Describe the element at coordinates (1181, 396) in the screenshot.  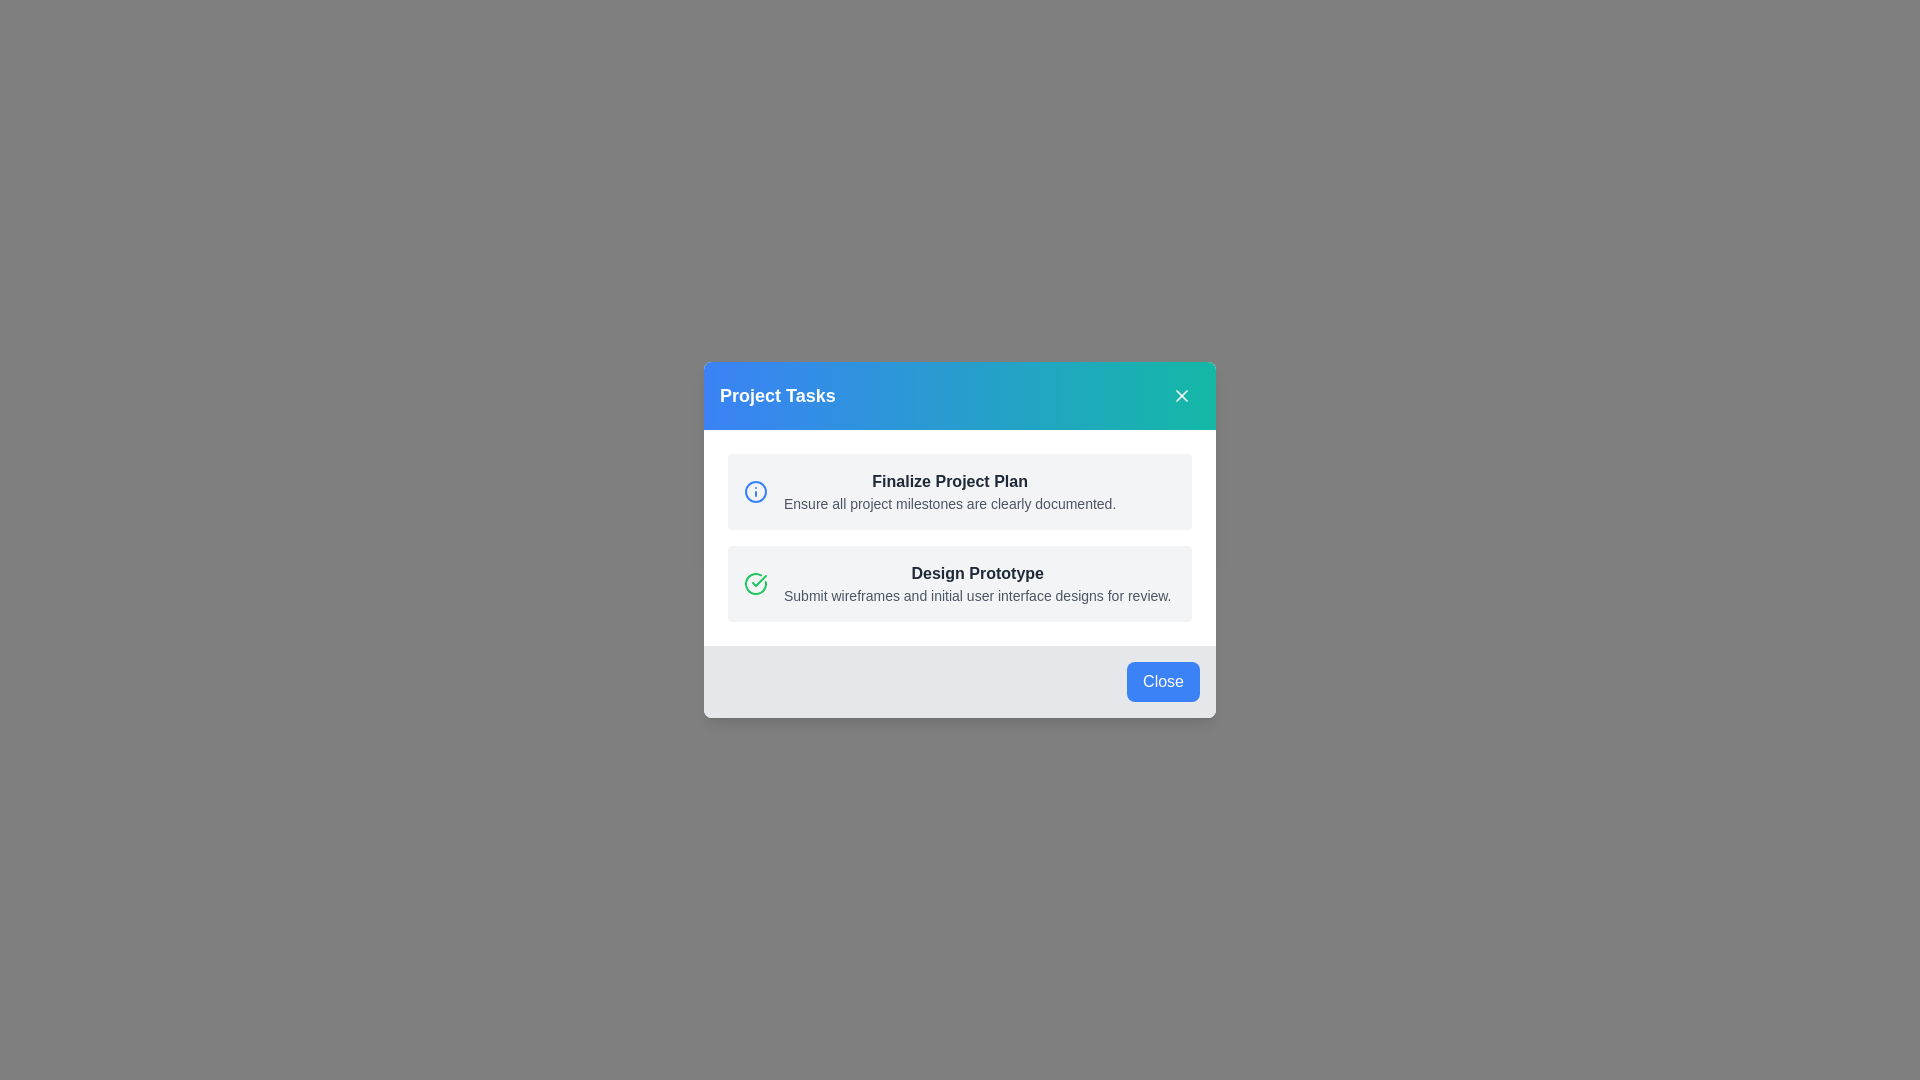
I see `the close button in the header to close the dialog` at that location.